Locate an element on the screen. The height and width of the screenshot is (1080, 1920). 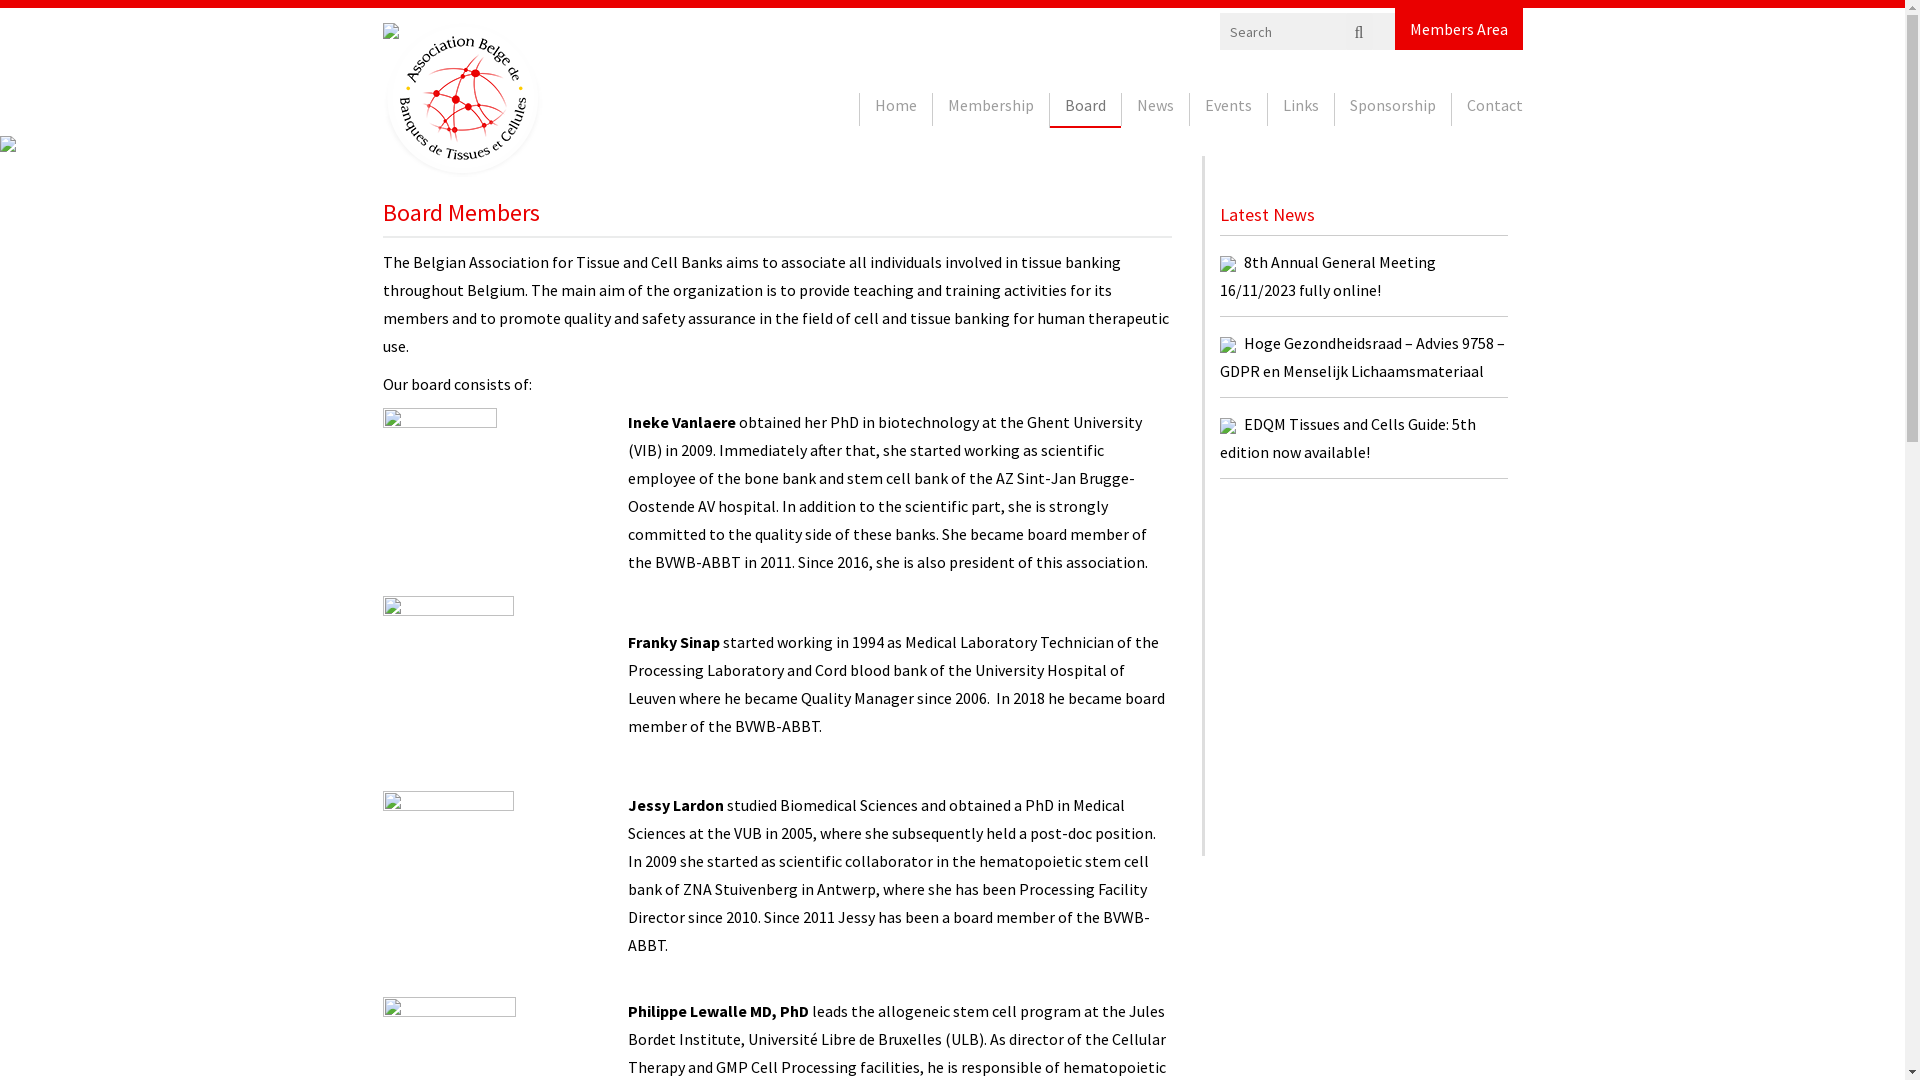
'EDQM Tissues and Cells Guide: 5th edition now available!' is located at coordinates (1348, 437).